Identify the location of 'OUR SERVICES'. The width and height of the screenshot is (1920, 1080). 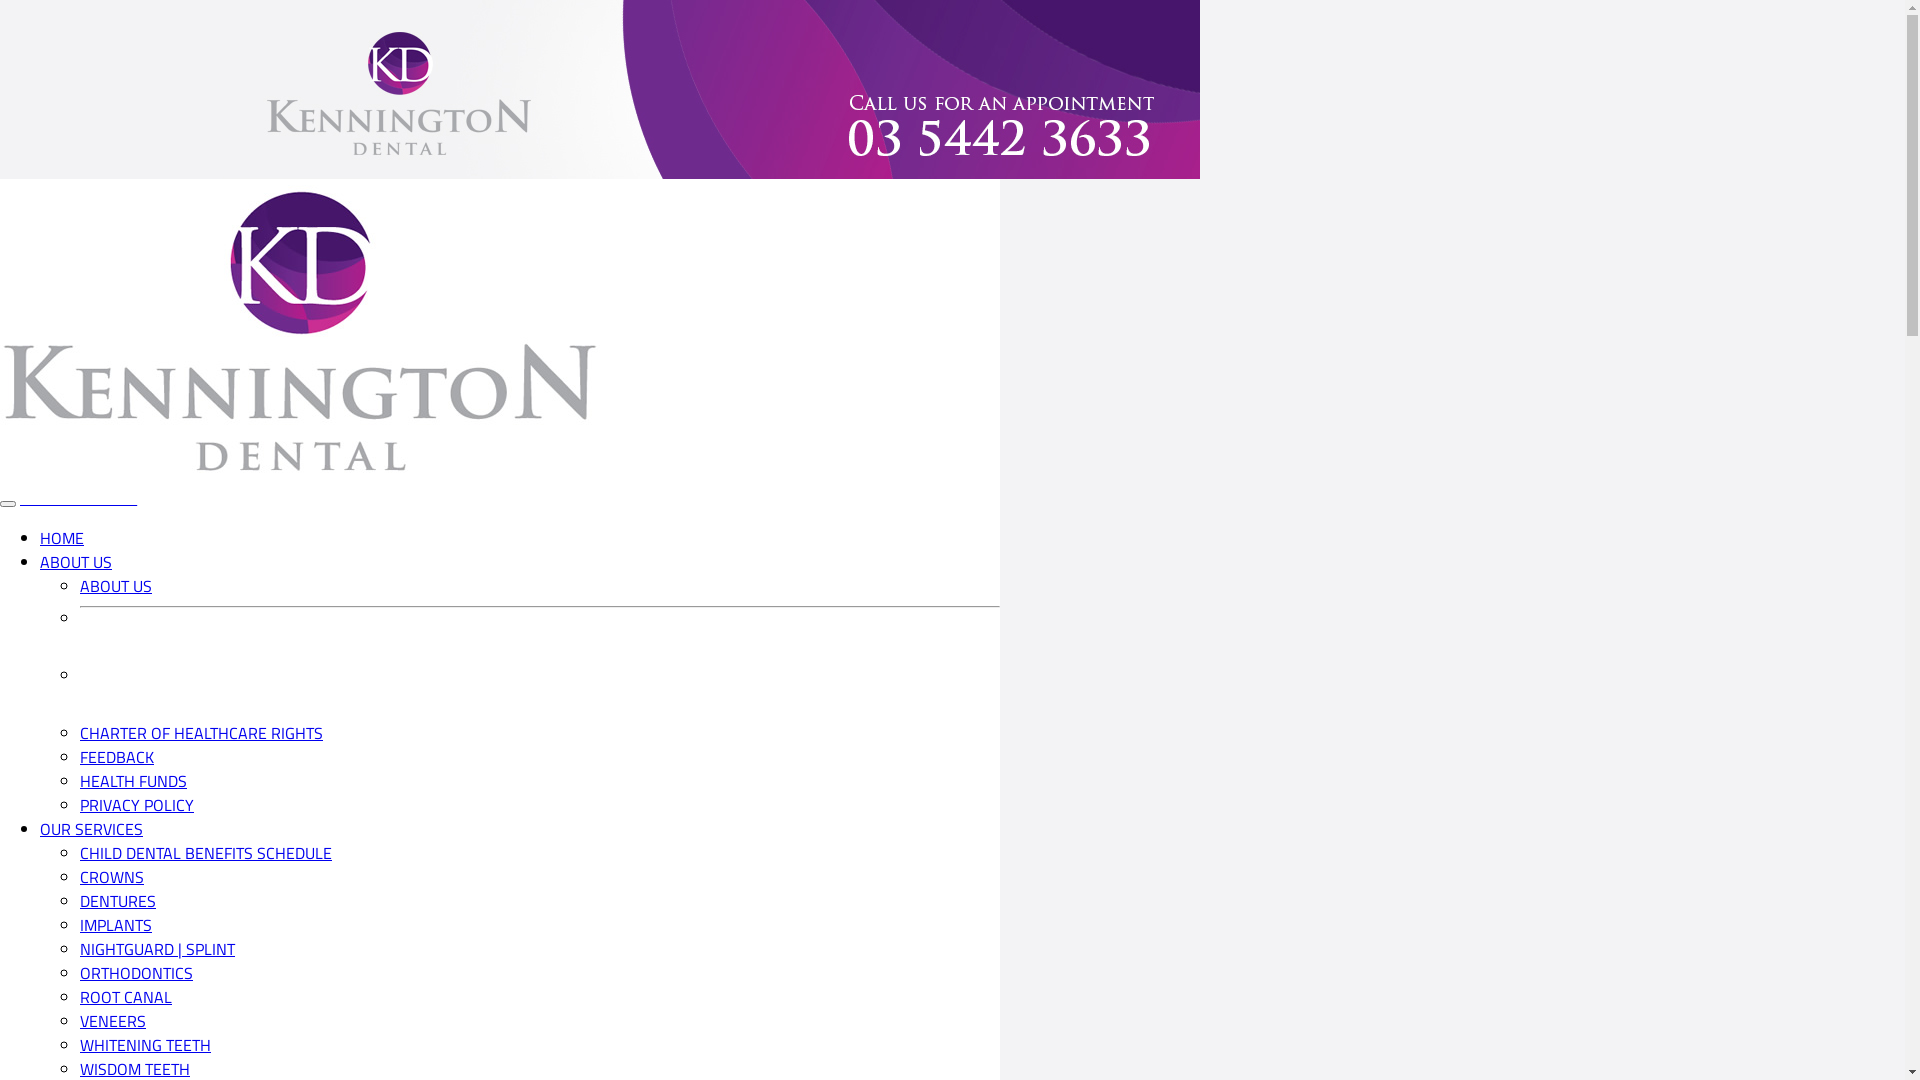
(90, 829).